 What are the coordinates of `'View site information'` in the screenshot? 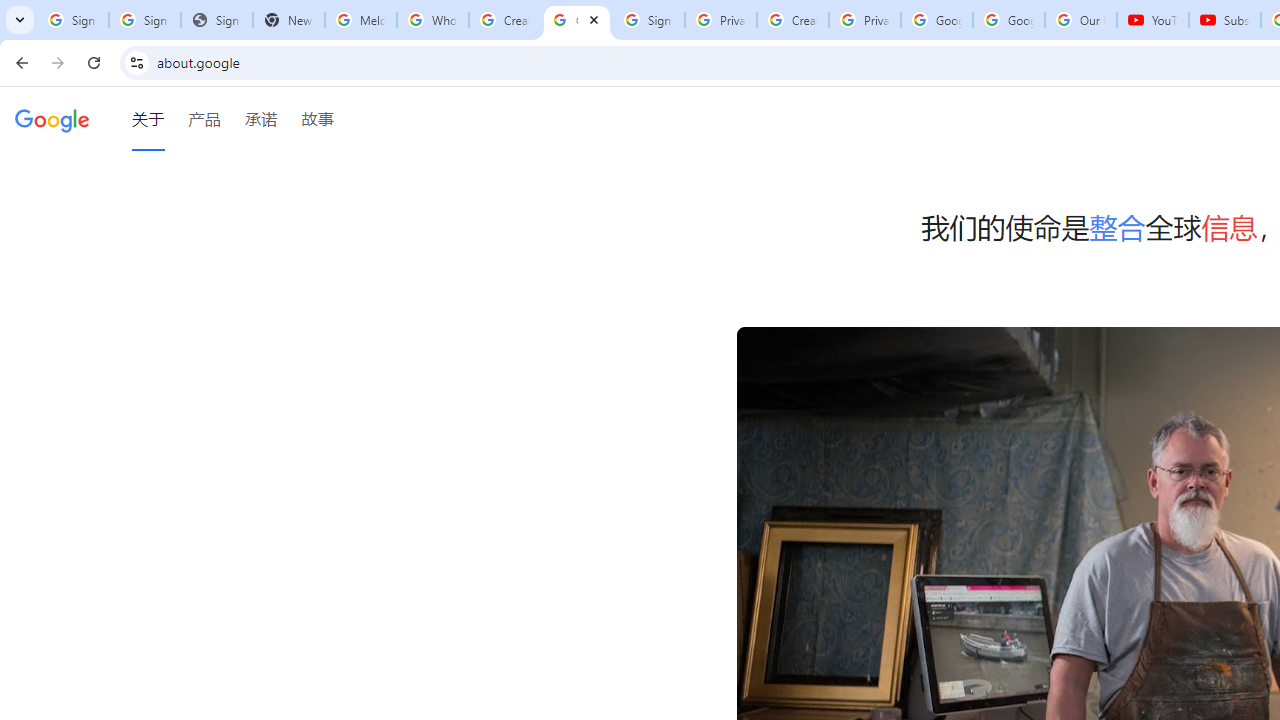 It's located at (135, 61).